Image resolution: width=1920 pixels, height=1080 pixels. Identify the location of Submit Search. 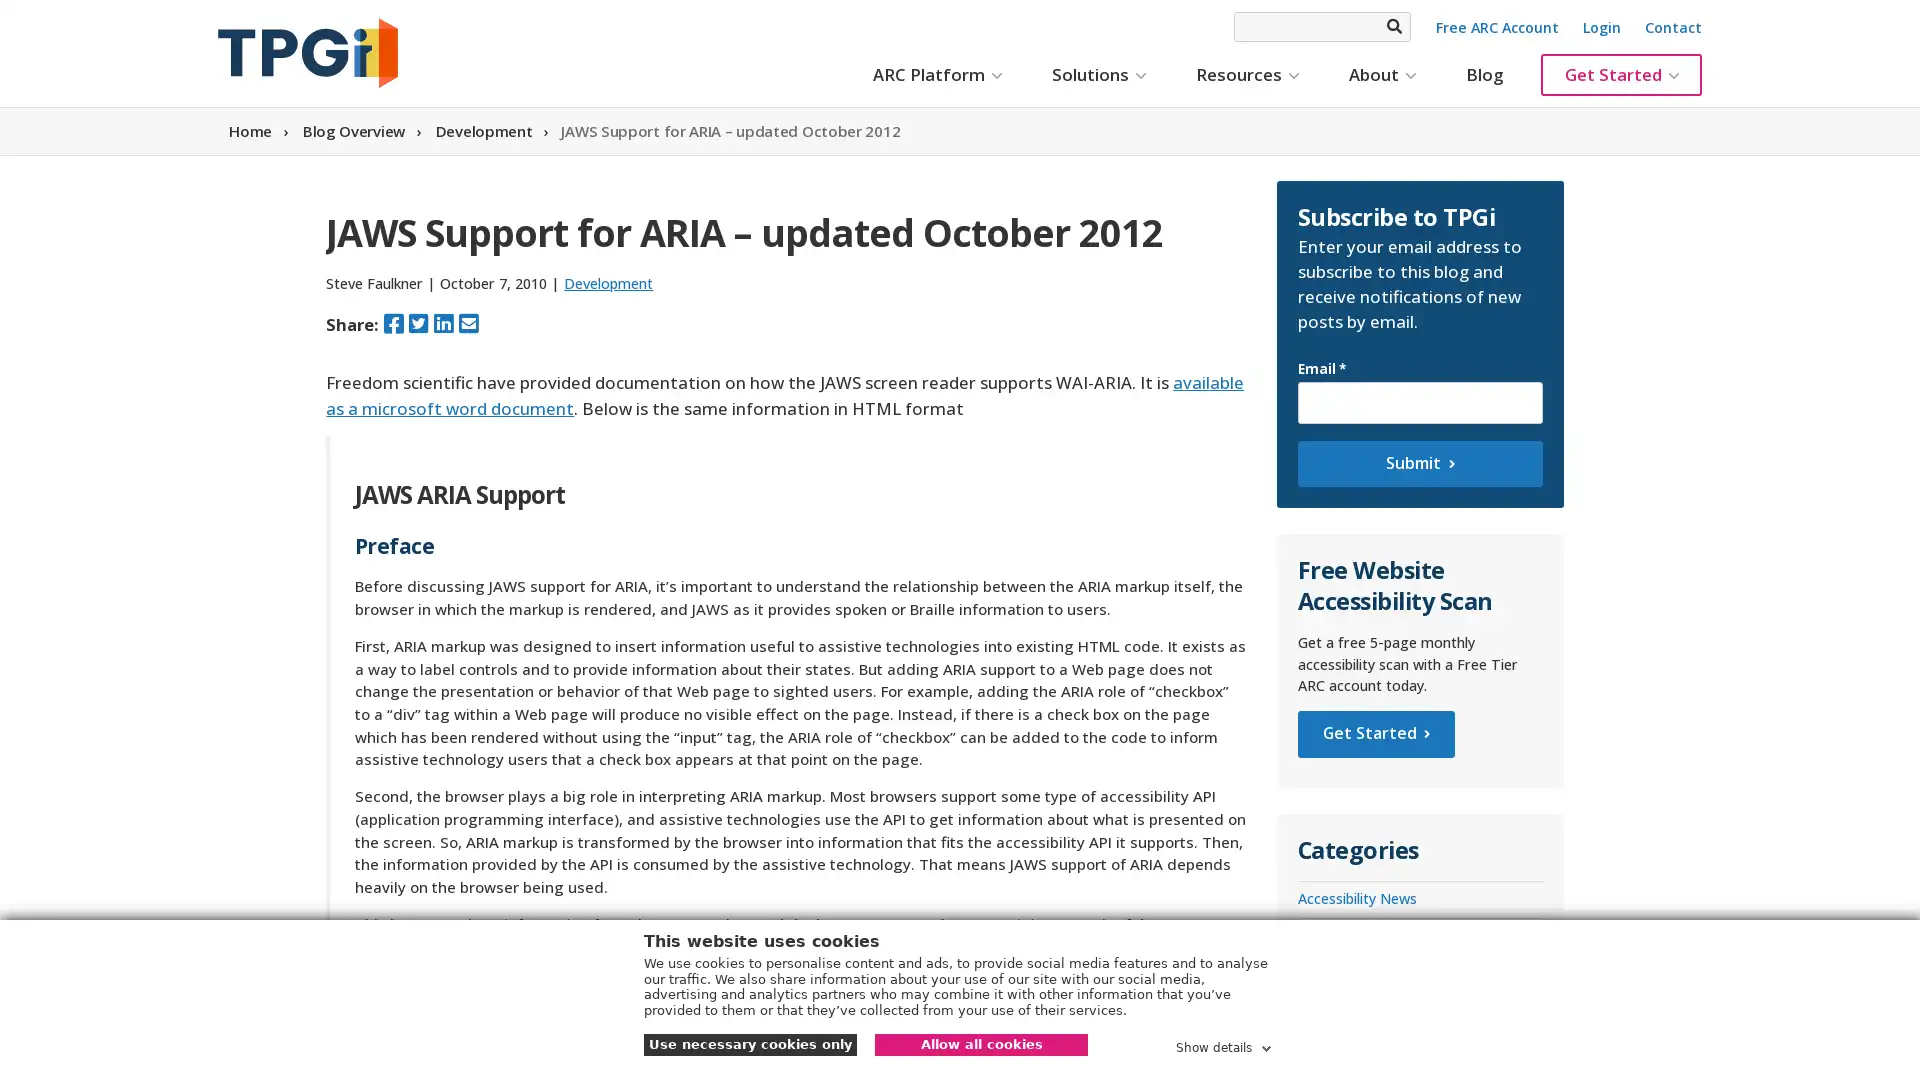
(1392, 26).